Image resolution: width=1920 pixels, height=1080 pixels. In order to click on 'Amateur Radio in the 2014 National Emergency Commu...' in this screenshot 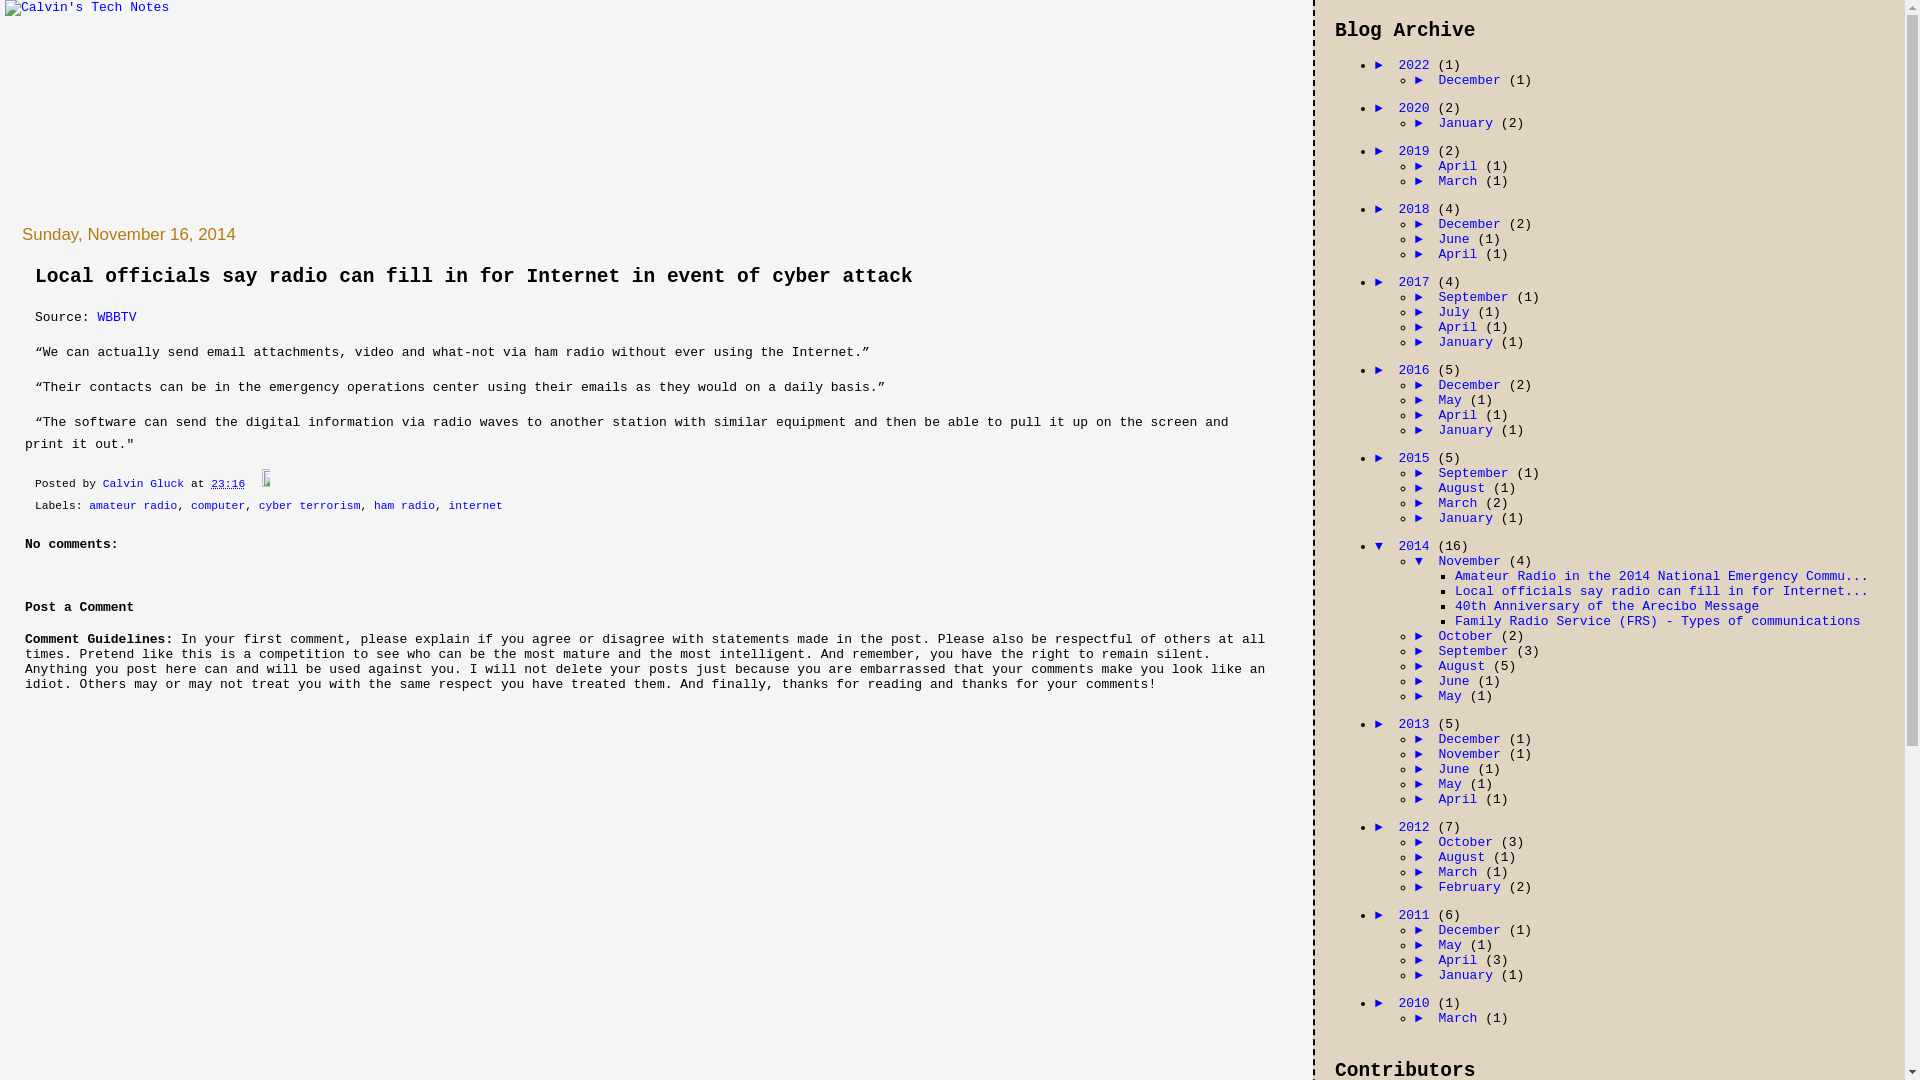, I will do `click(1661, 576)`.